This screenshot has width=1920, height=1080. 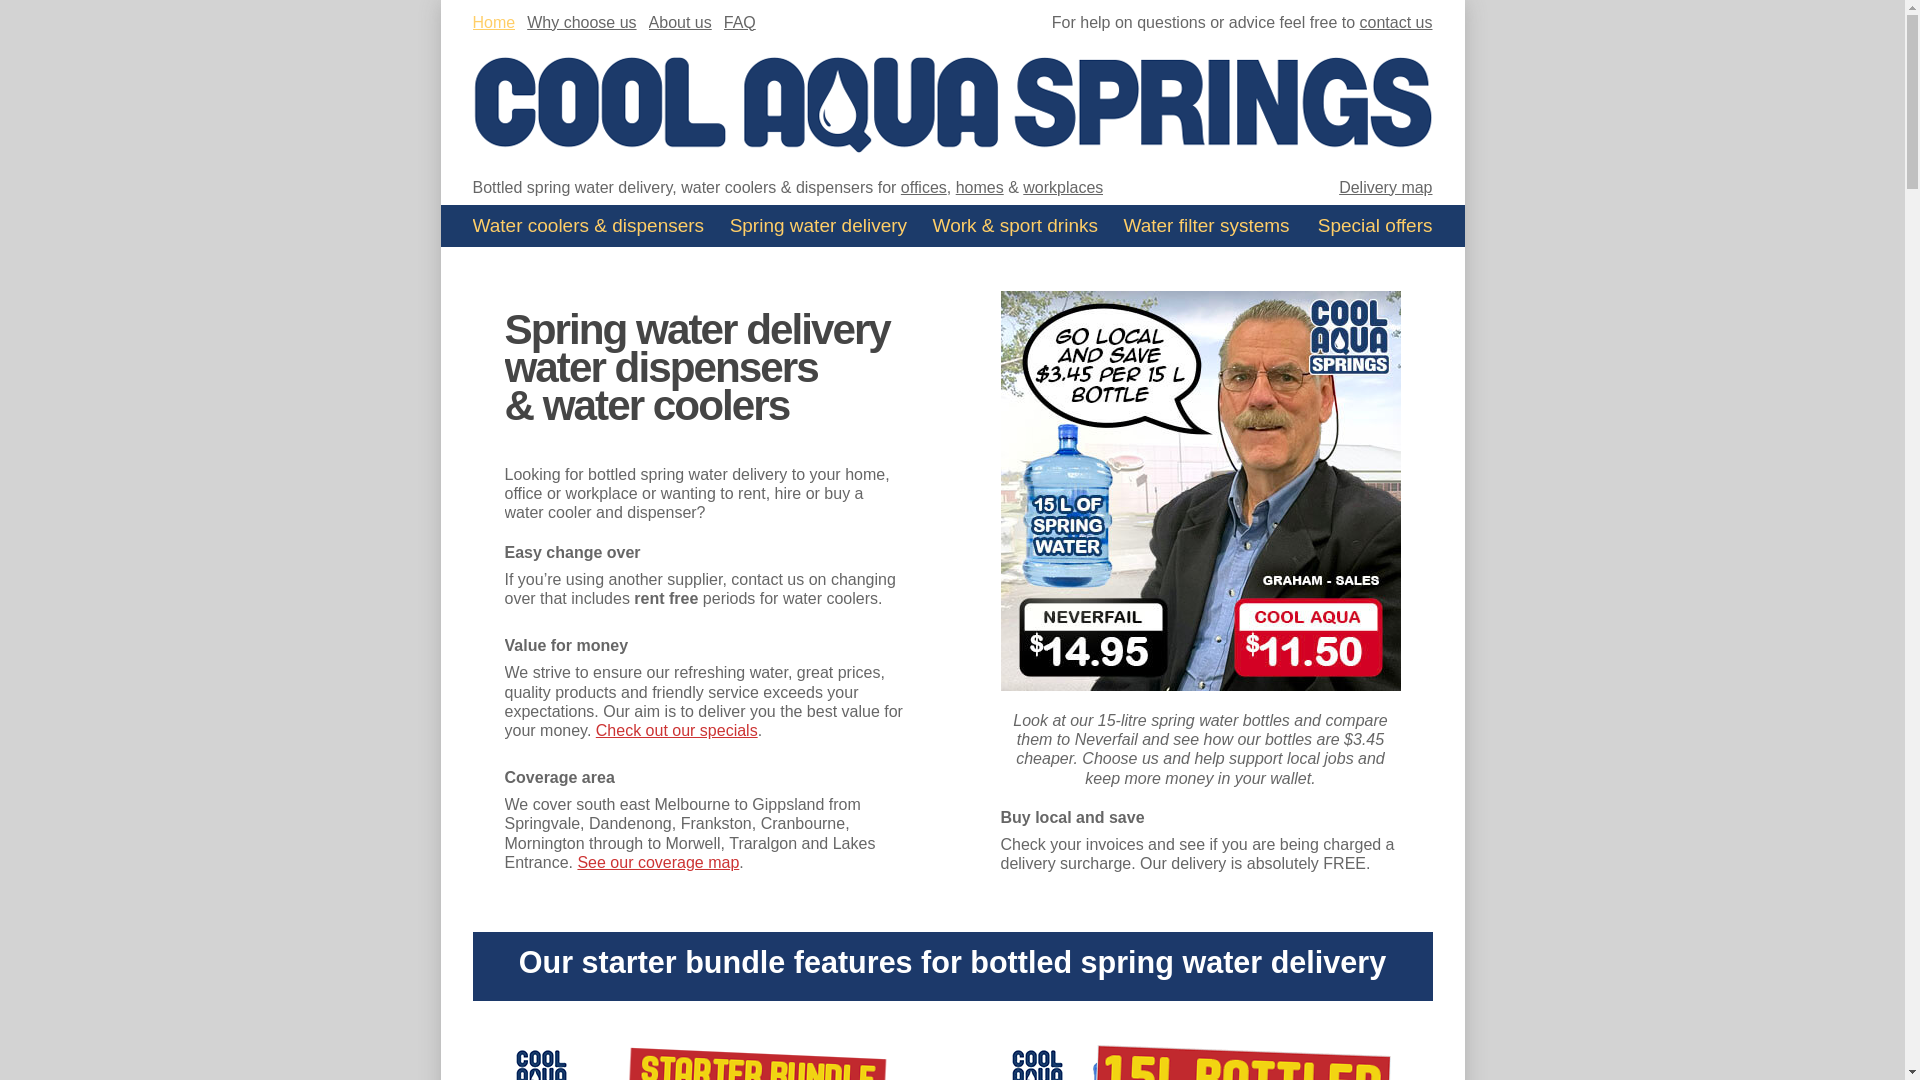 I want to click on 'Spring water delivery', so click(x=818, y=225).